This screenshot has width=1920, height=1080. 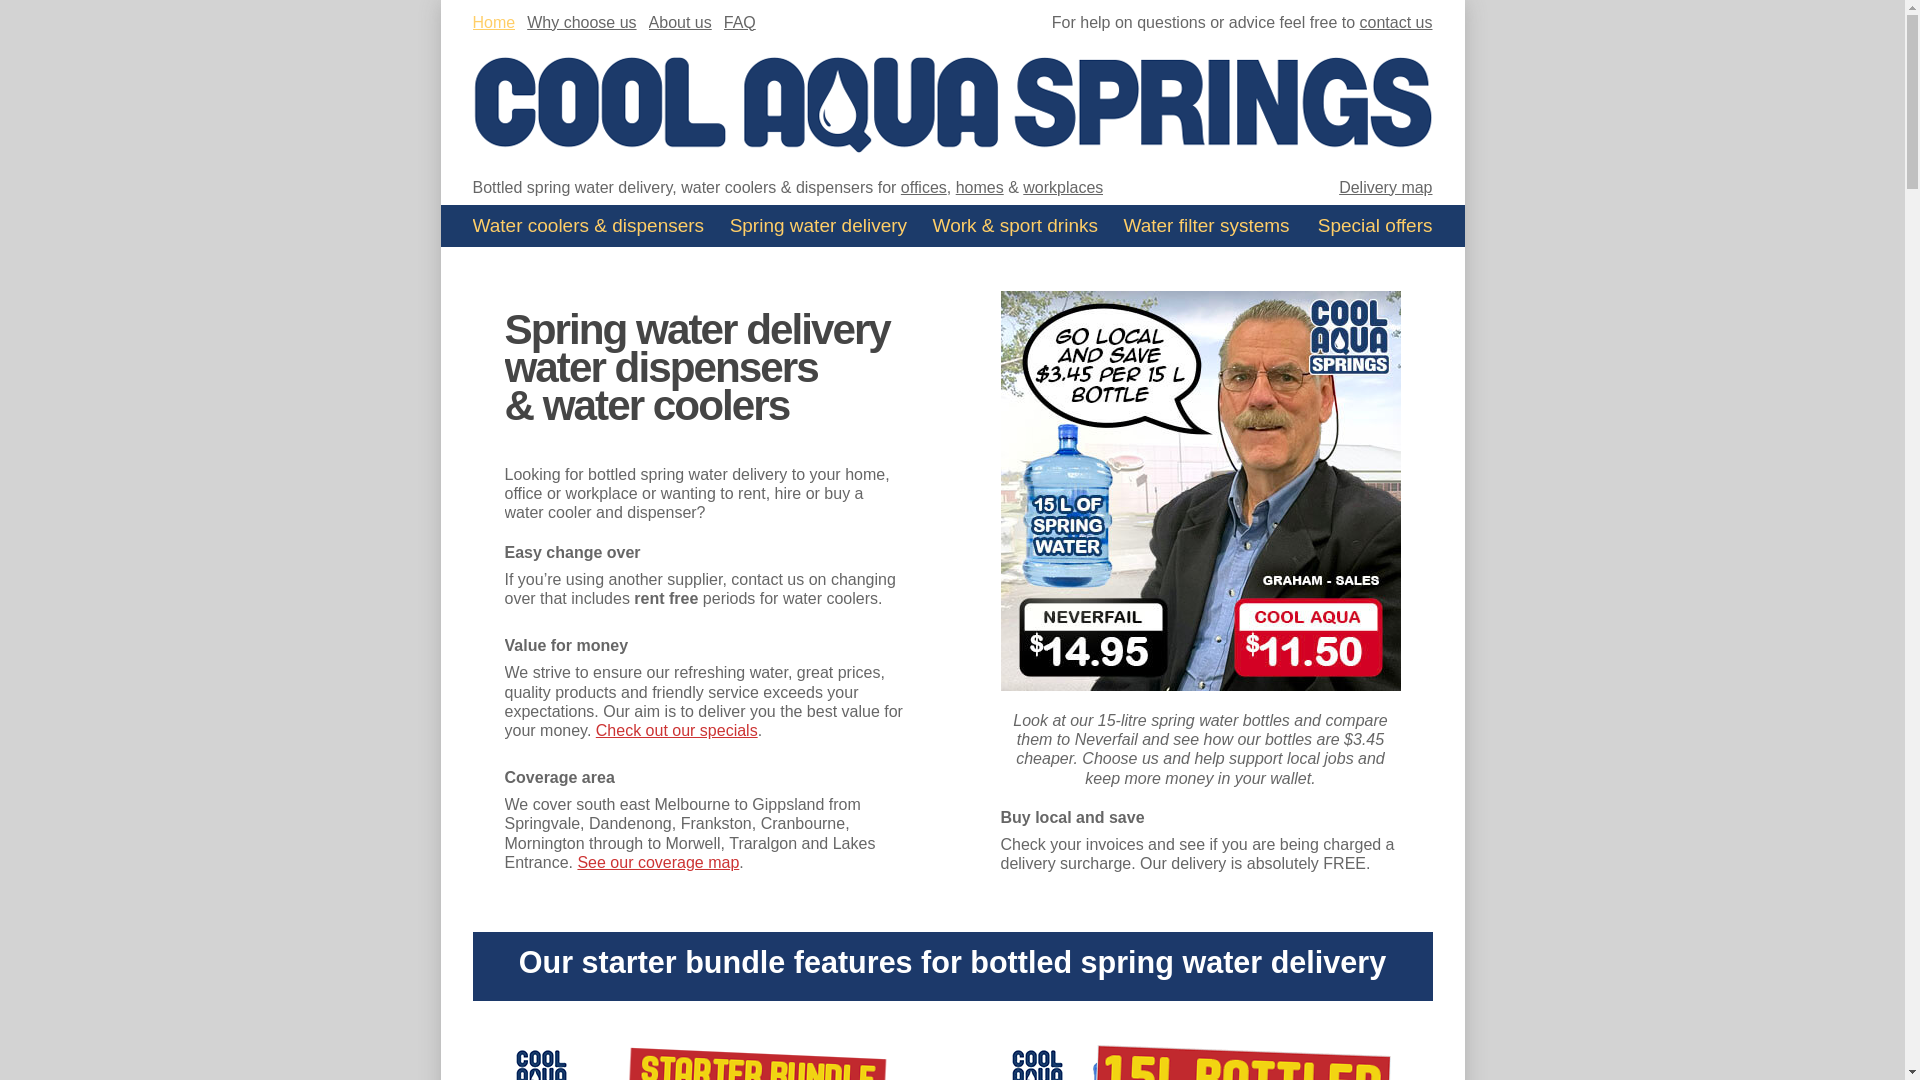 I want to click on 'Spring water delivery', so click(x=818, y=225).